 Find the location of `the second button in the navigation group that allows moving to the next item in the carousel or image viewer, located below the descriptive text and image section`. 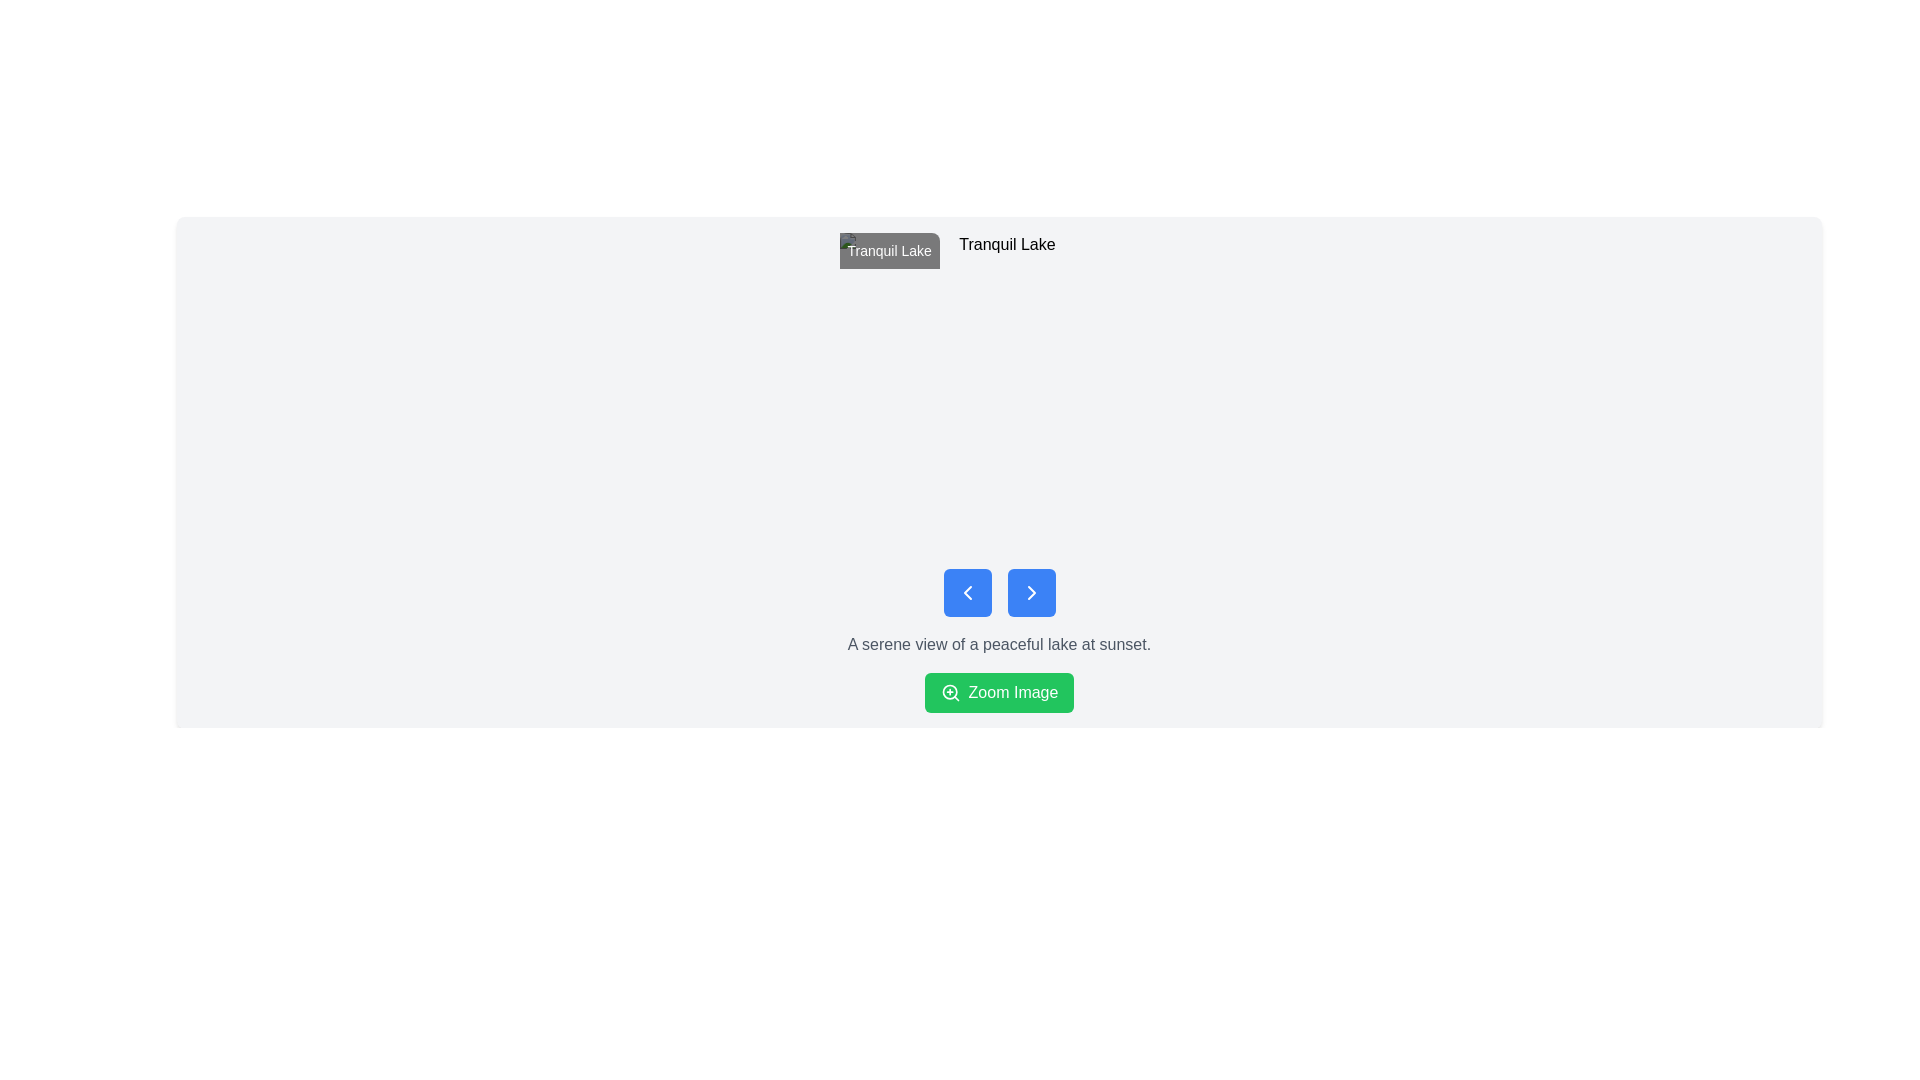

the second button in the navigation group that allows moving to the next item in the carousel or image viewer, located below the descriptive text and image section is located at coordinates (1031, 592).